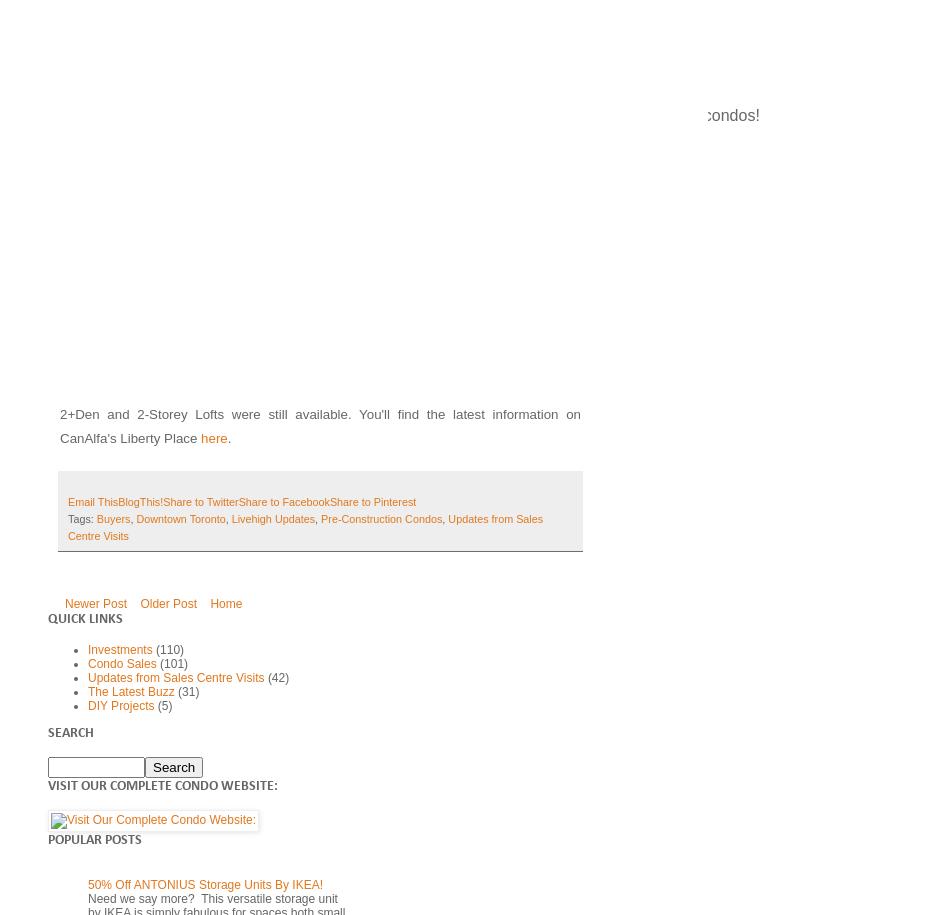 This screenshot has height=915, width=938. I want to click on 'The LiveHigh Team visited the Sales Centre for this unique flatiron building during their Agents & Clients launch last week. Not surprisingly, all of the smaller 1-BR units had already been sold by the time we'd arrived, but a modest selection of 1+Den, 2-BR, 2+Den and 2-Storey Lofts were still available. You'll find the latest information on CanAlfa's Liberty Place', so click(319, 388).